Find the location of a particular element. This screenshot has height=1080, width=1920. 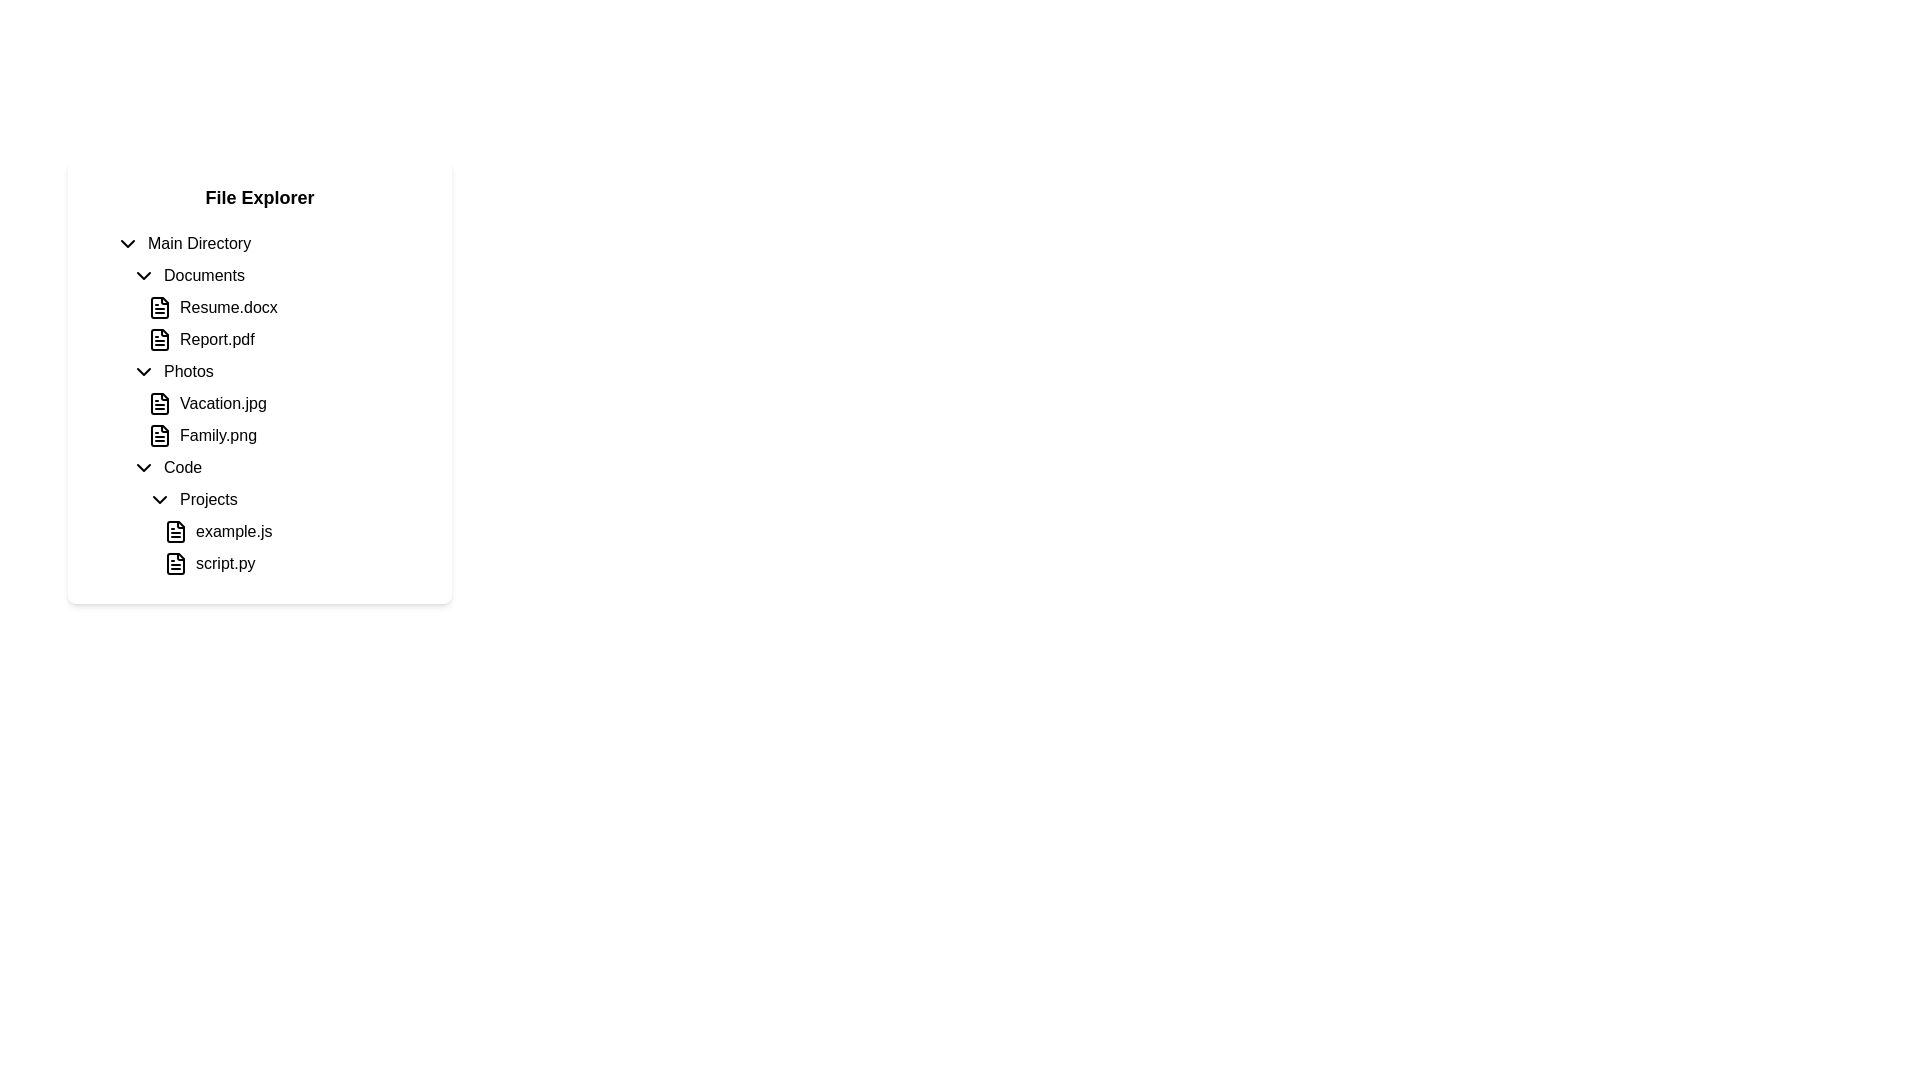

the first expandable list item in the hierarchical file explorer is located at coordinates (267, 242).